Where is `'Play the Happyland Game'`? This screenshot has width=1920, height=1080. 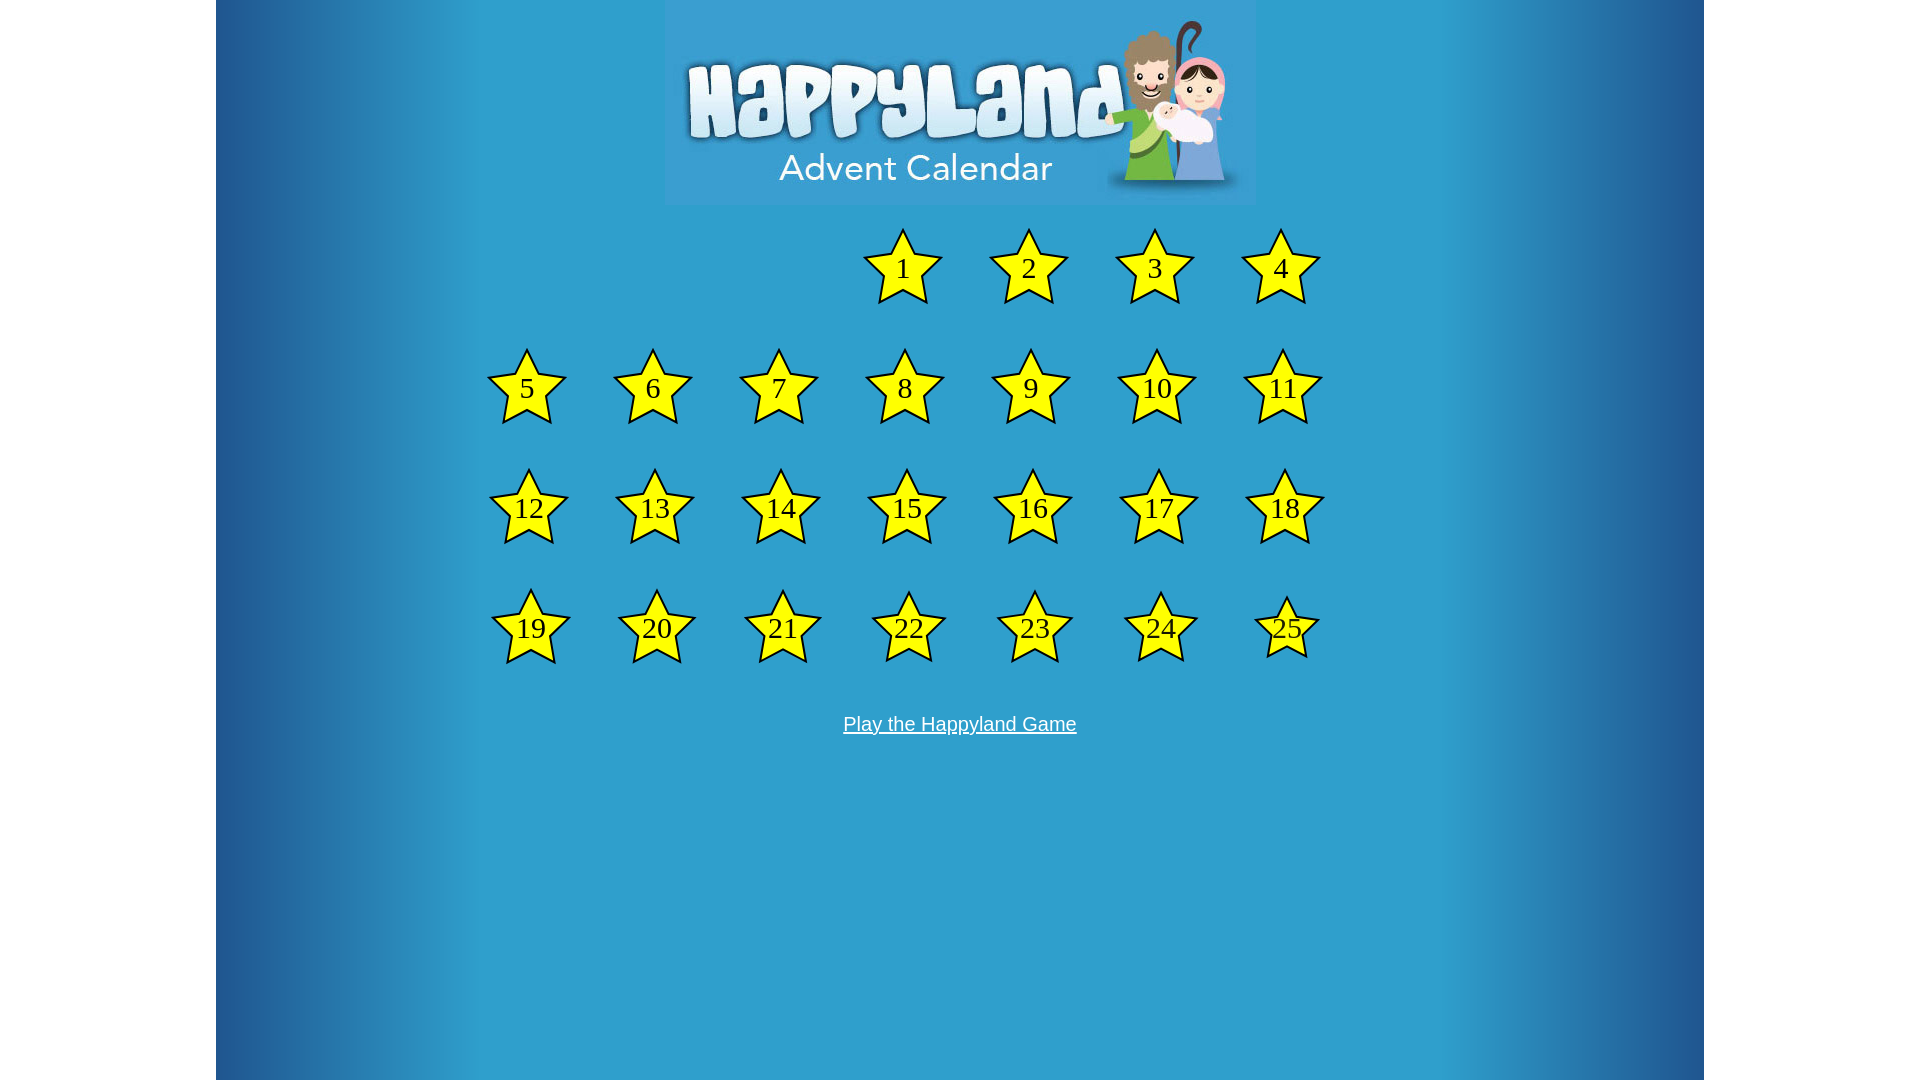 'Play the Happyland Game' is located at coordinates (958, 724).